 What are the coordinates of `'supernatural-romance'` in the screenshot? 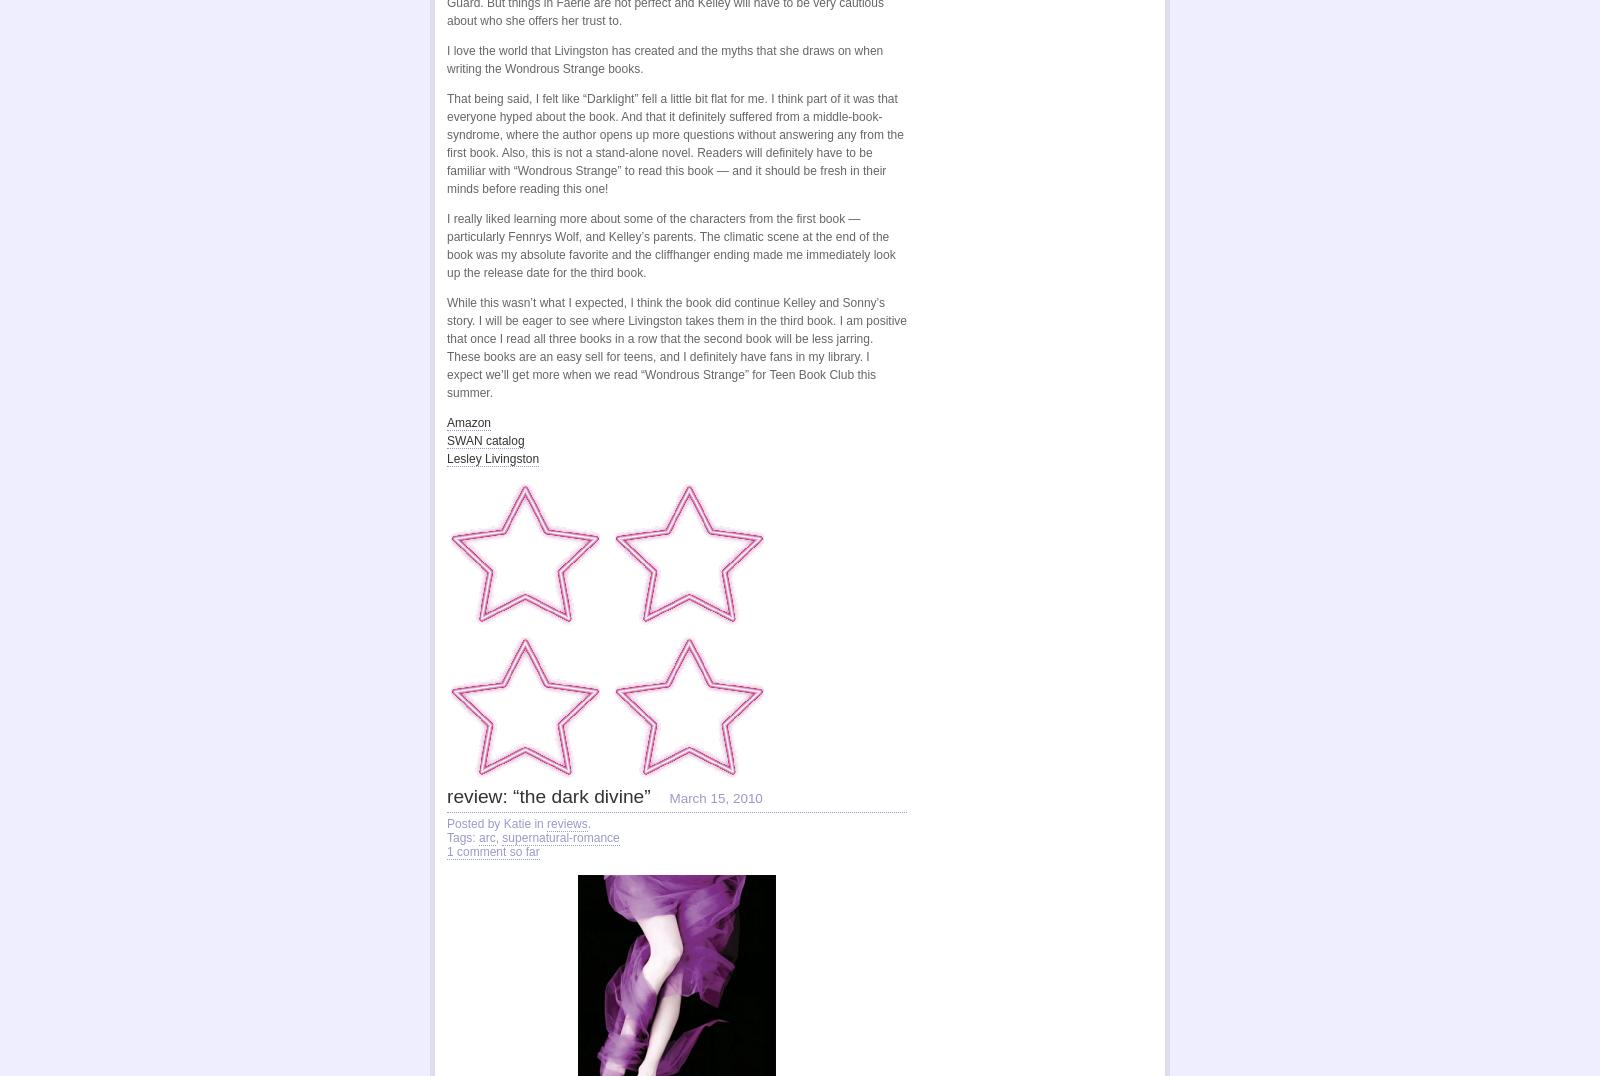 It's located at (559, 836).